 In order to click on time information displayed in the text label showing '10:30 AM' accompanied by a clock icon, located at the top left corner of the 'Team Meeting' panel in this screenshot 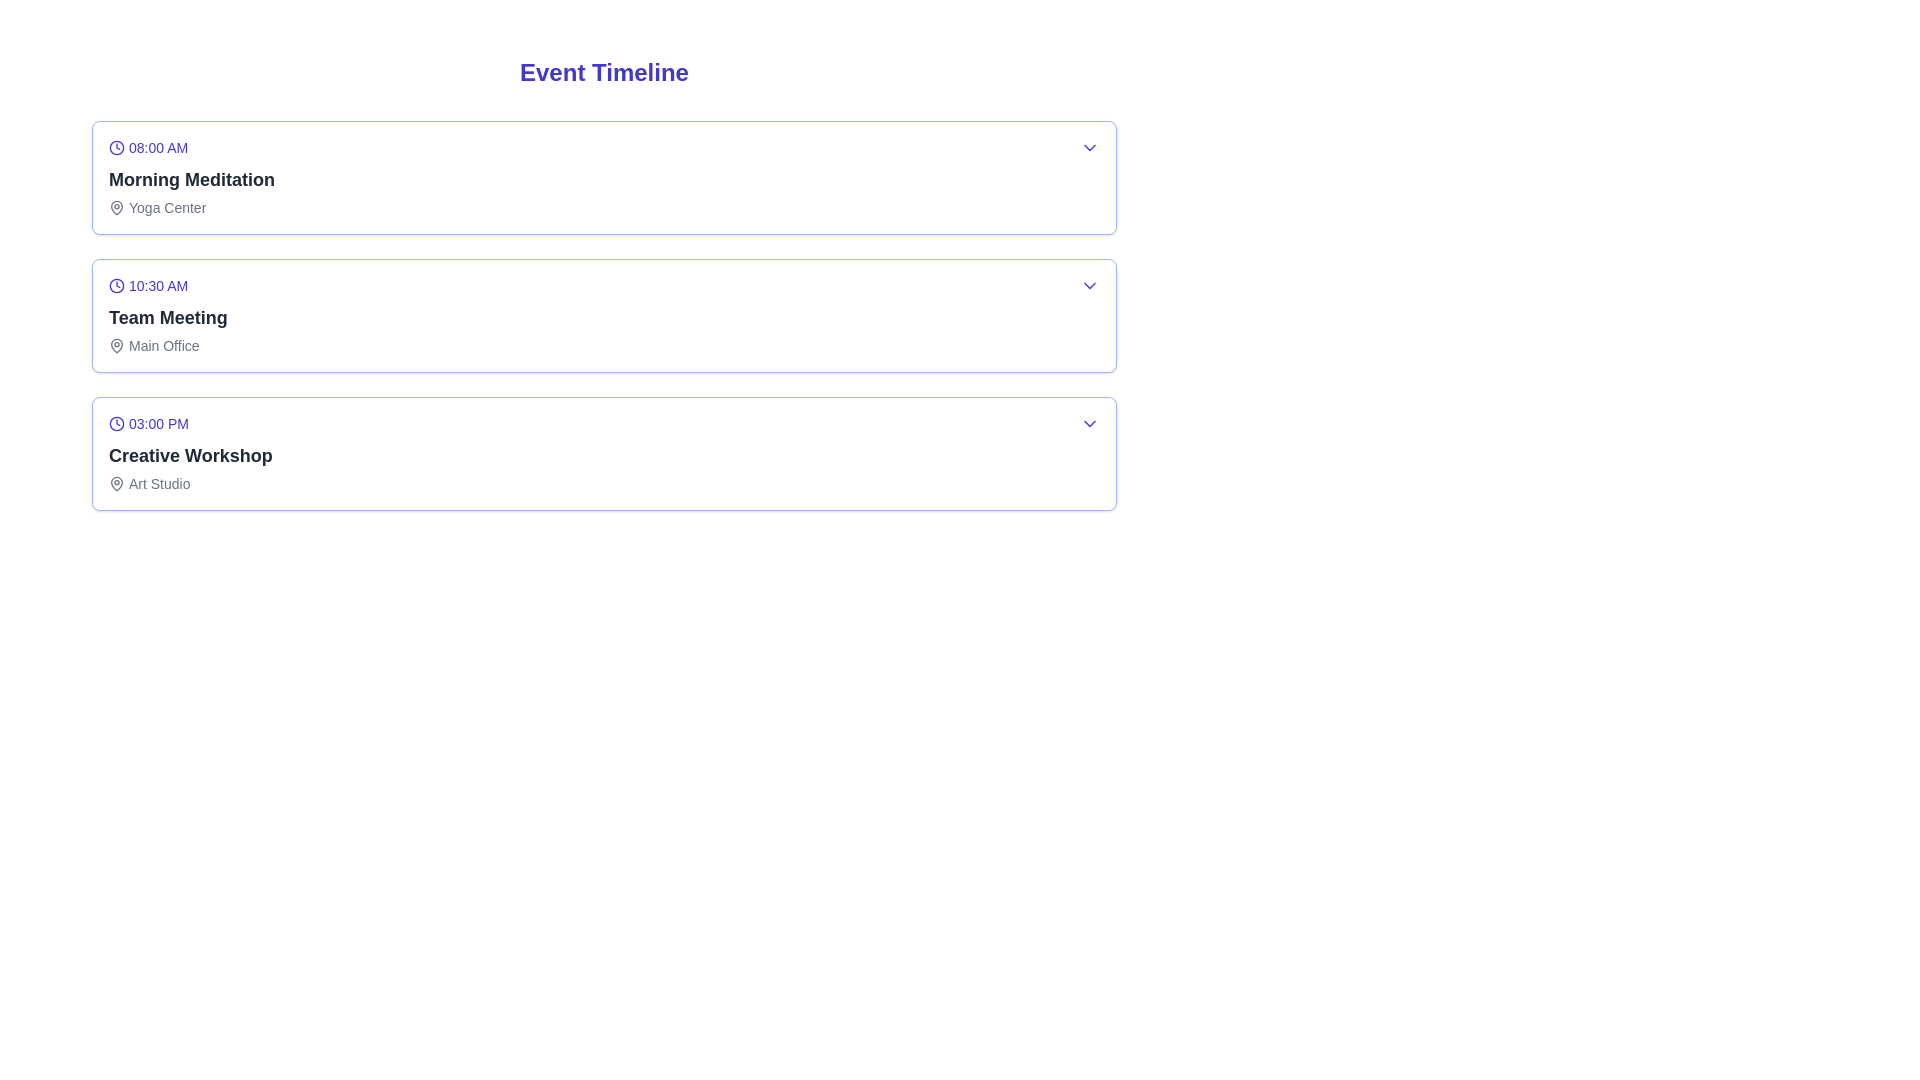, I will do `click(168, 285)`.